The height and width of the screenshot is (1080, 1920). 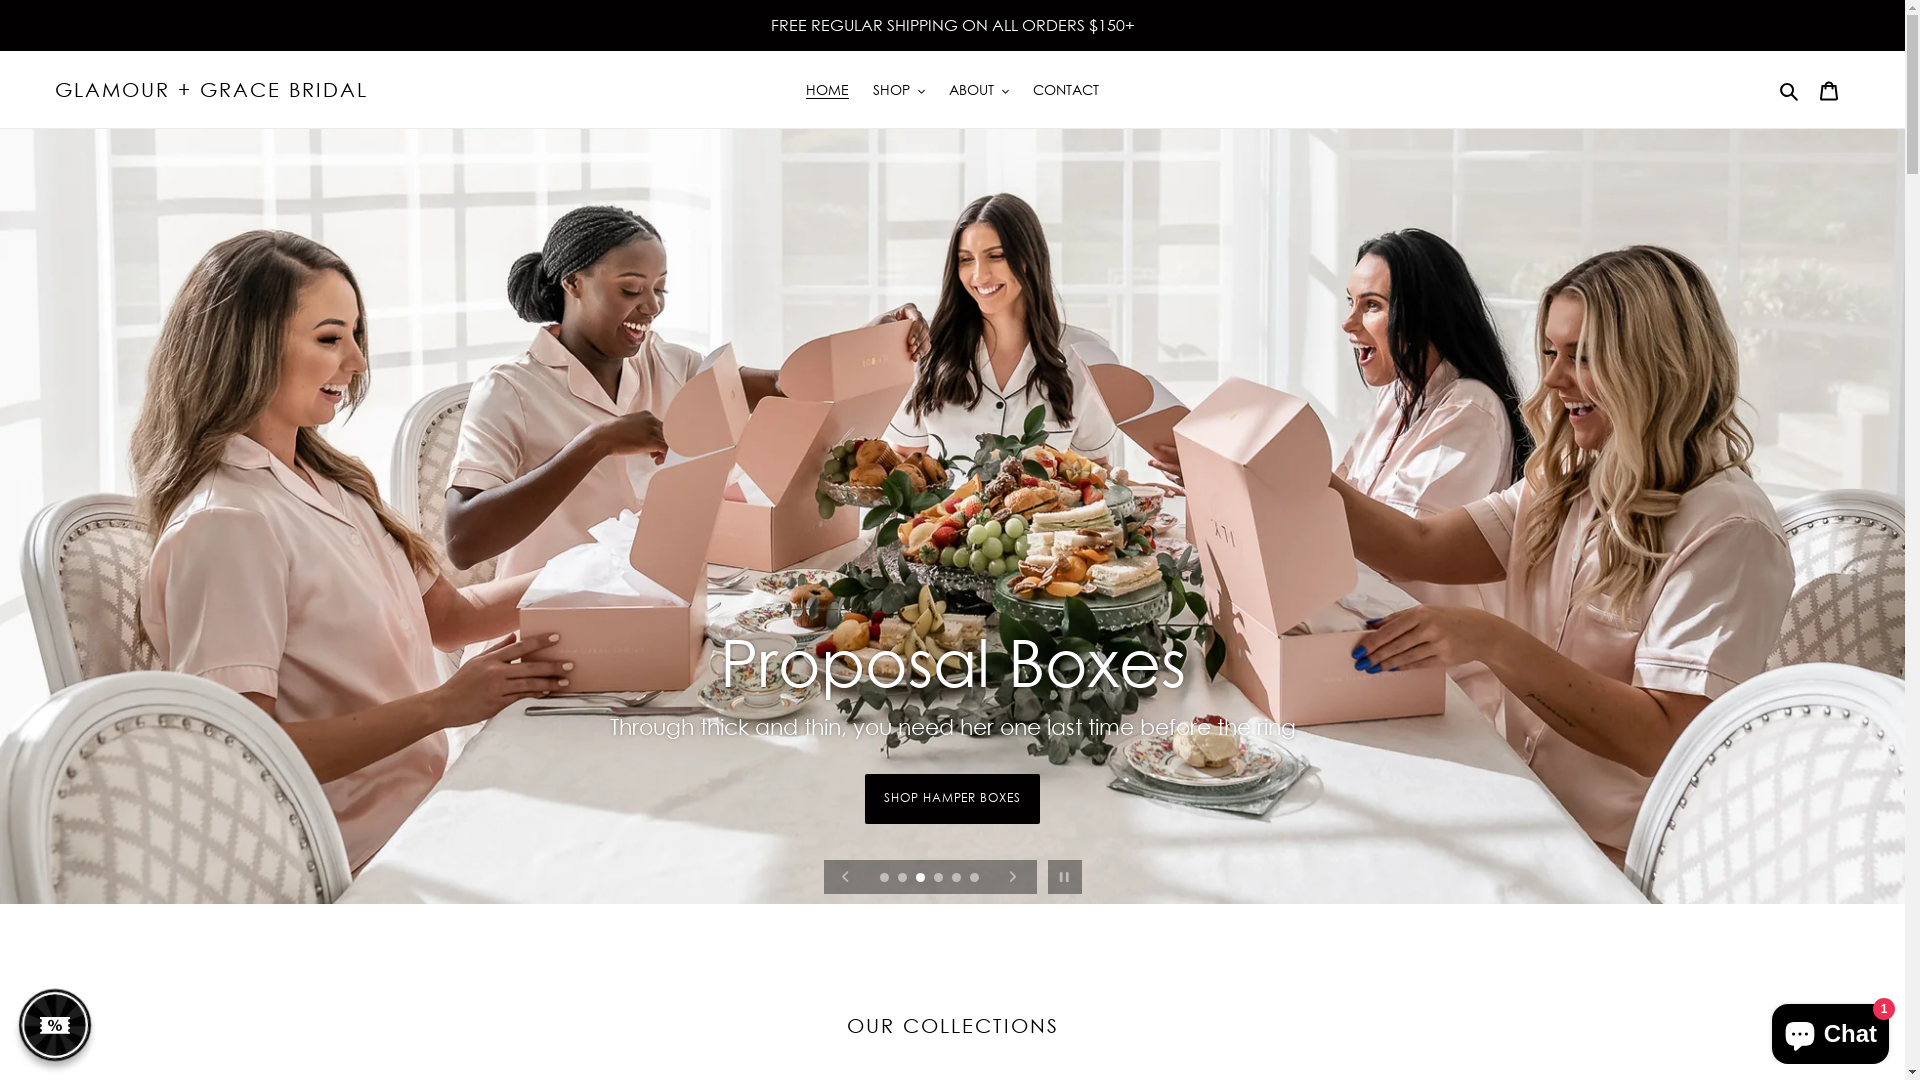 I want to click on 'Cart', so click(x=1828, y=87).